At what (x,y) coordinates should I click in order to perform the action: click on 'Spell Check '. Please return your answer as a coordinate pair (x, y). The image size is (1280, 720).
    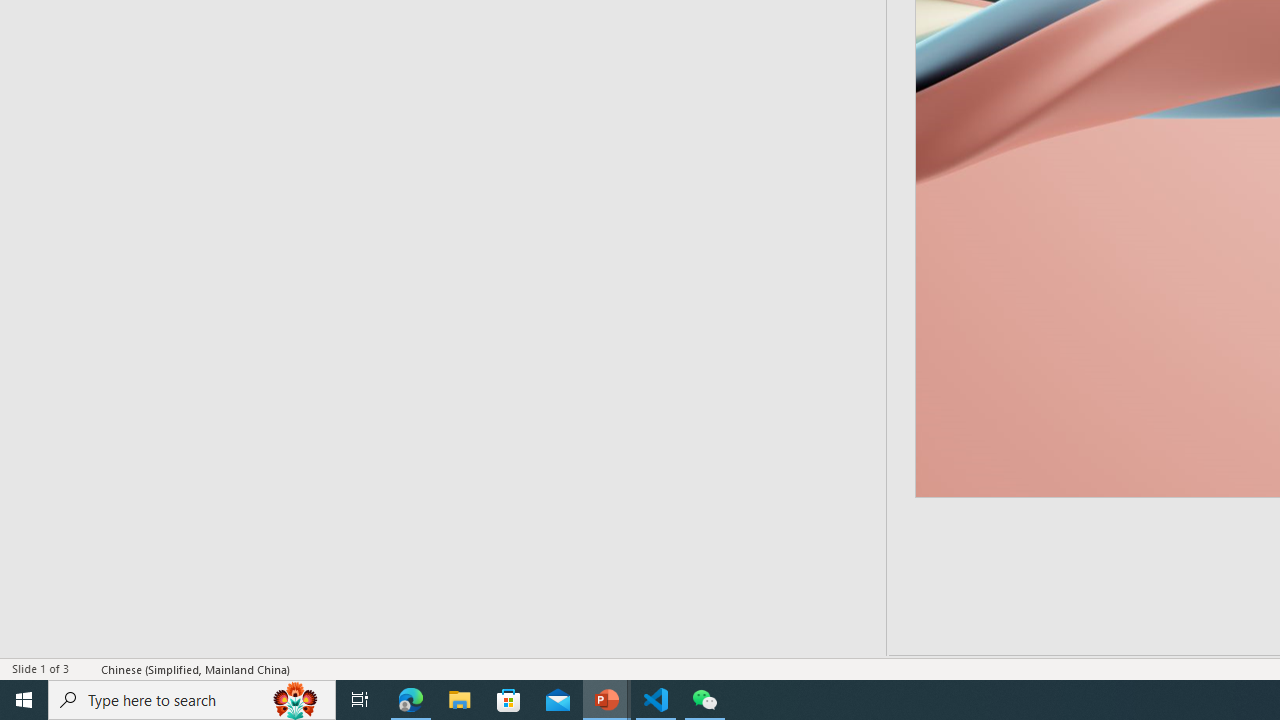
    Looking at the image, I should click on (85, 669).